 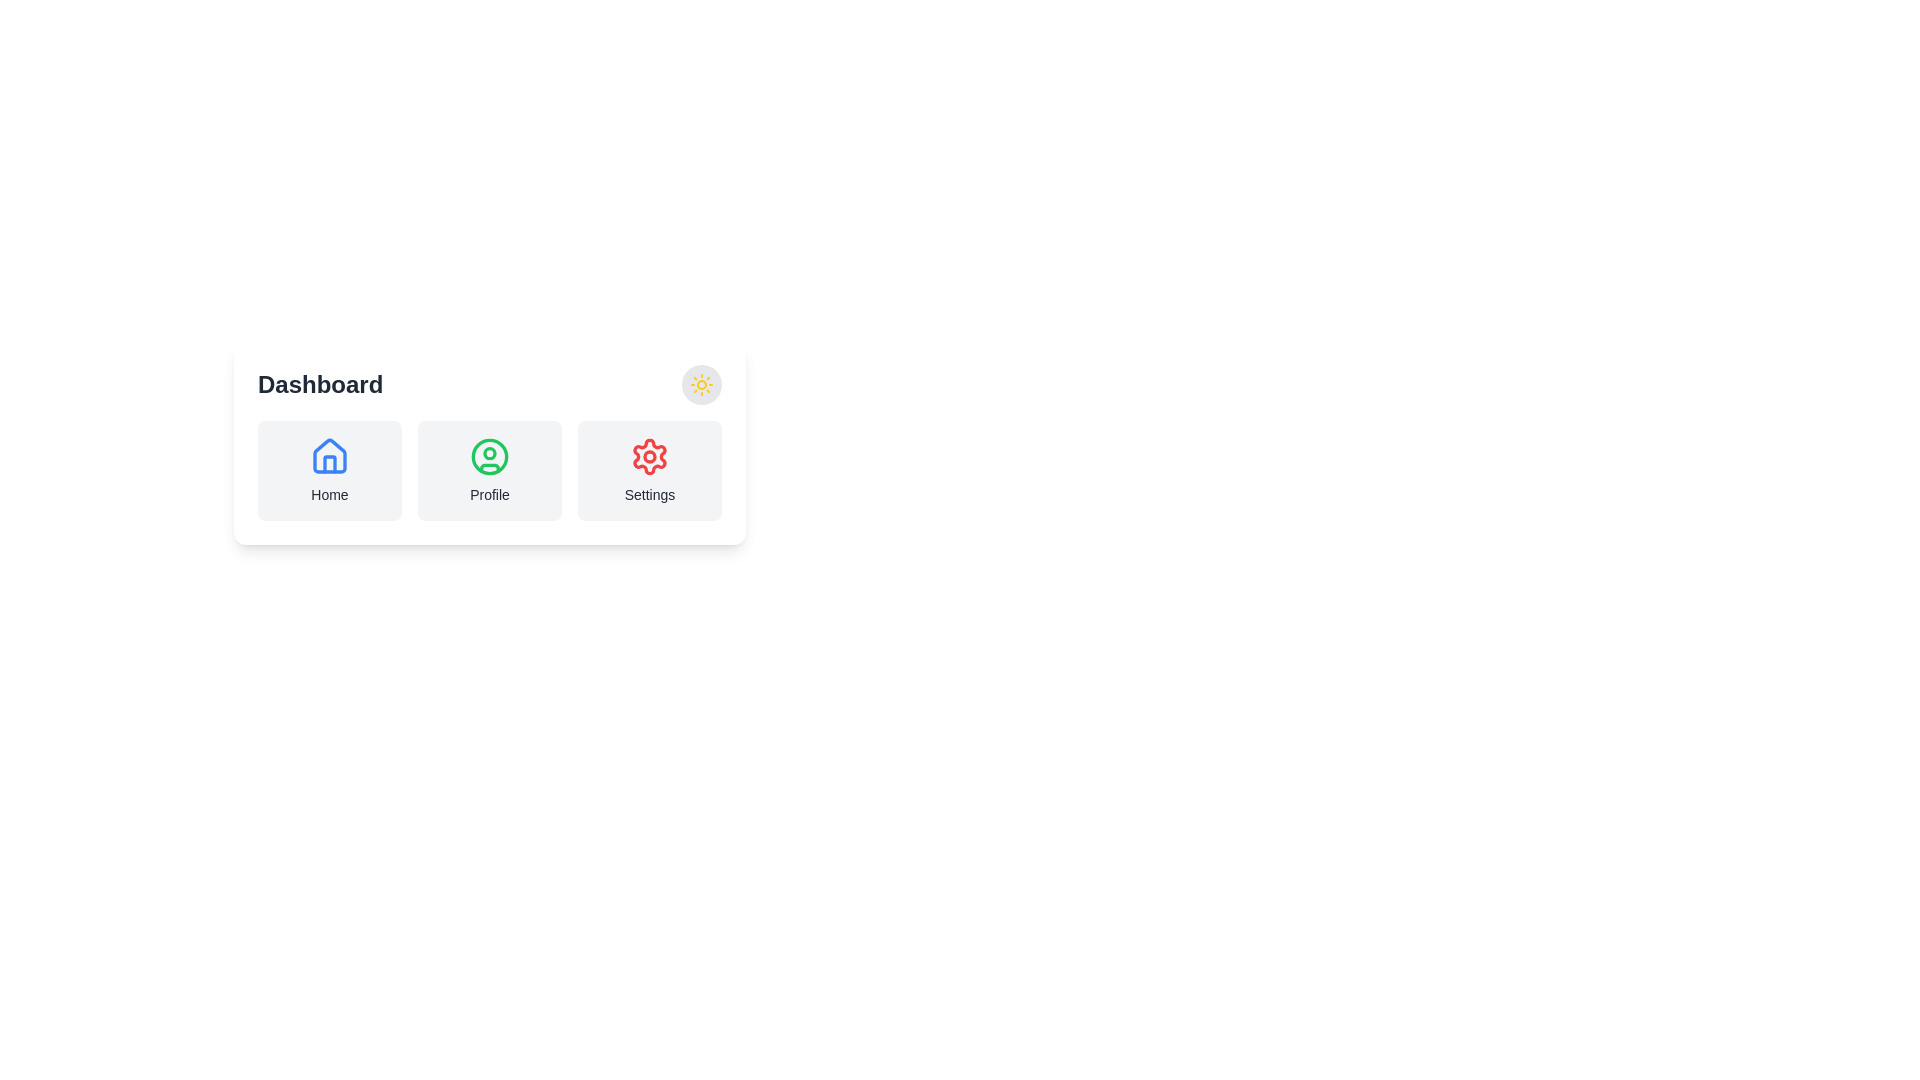 What do you see at coordinates (649, 456) in the screenshot?
I see `the small circular decorative element located at the center of the gear-shaped settings icon` at bounding box center [649, 456].